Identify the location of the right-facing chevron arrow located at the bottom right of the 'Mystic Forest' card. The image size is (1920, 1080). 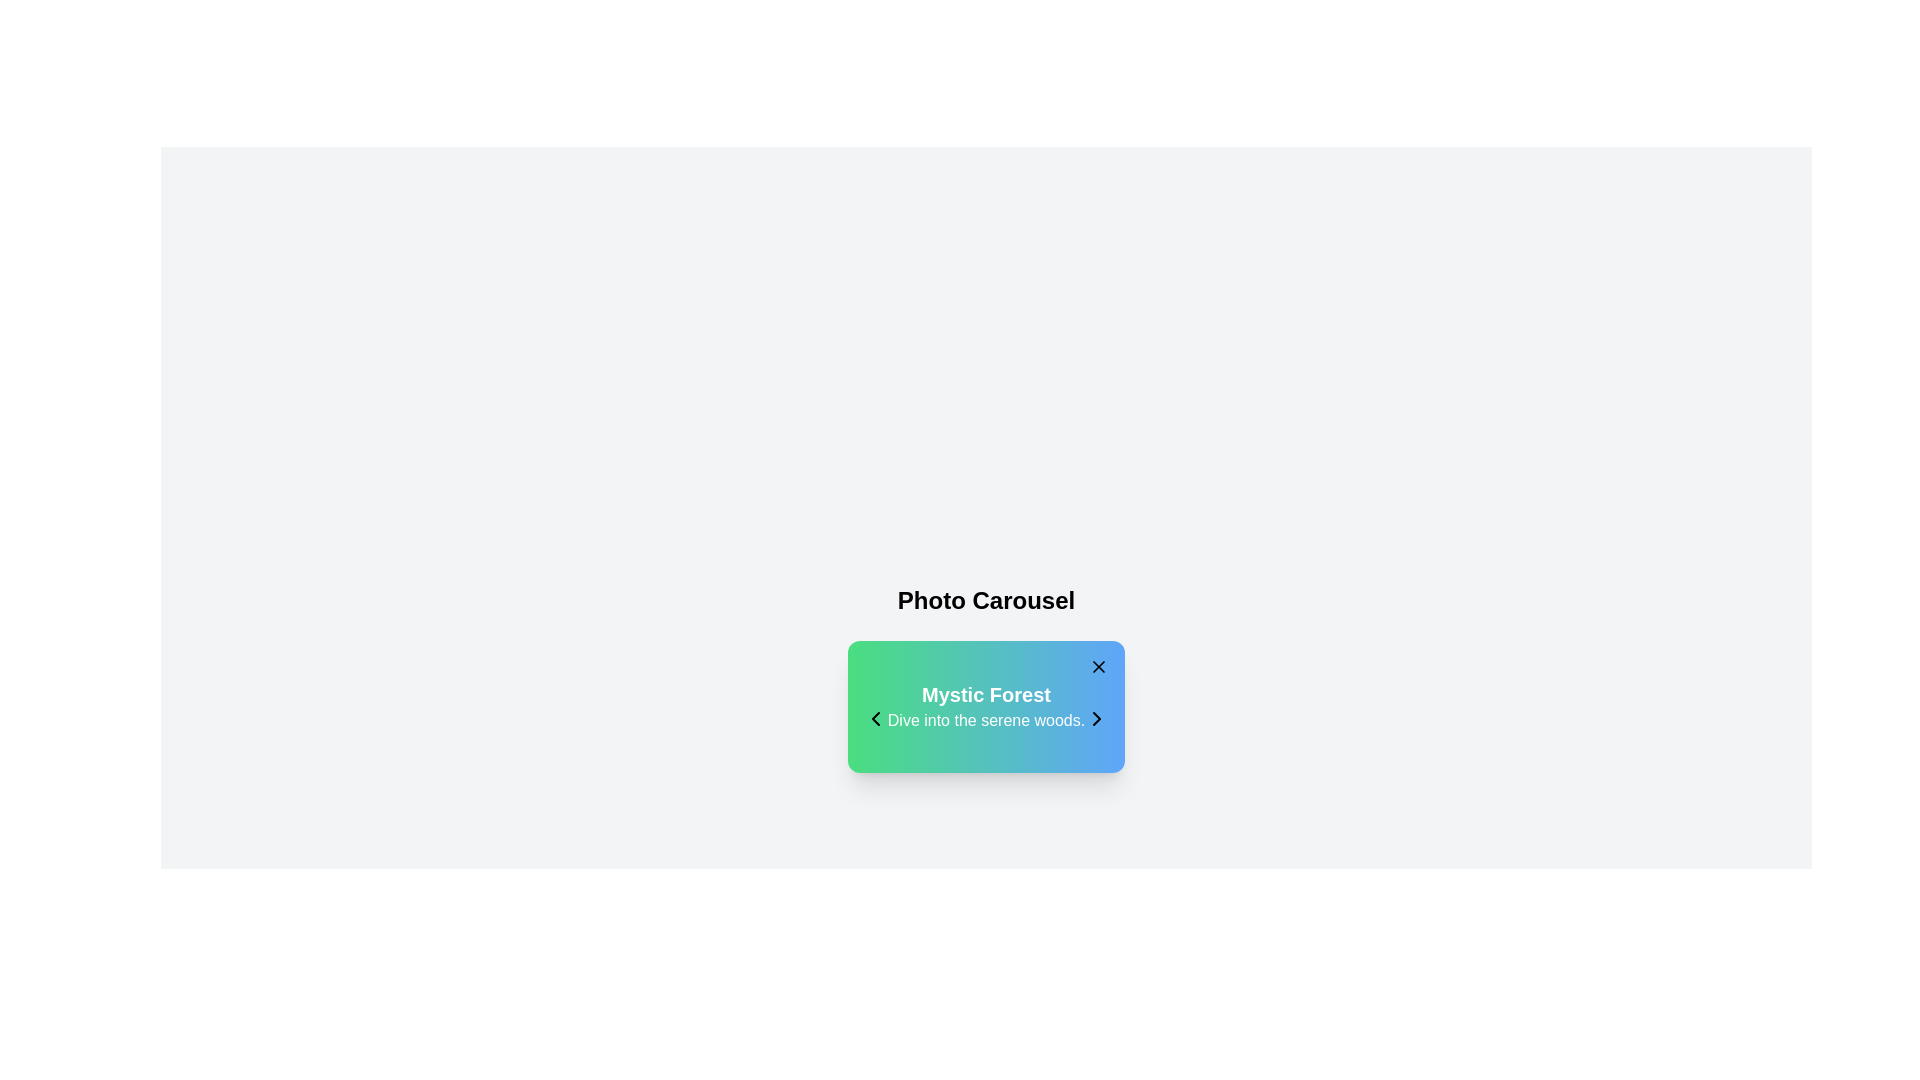
(1096, 717).